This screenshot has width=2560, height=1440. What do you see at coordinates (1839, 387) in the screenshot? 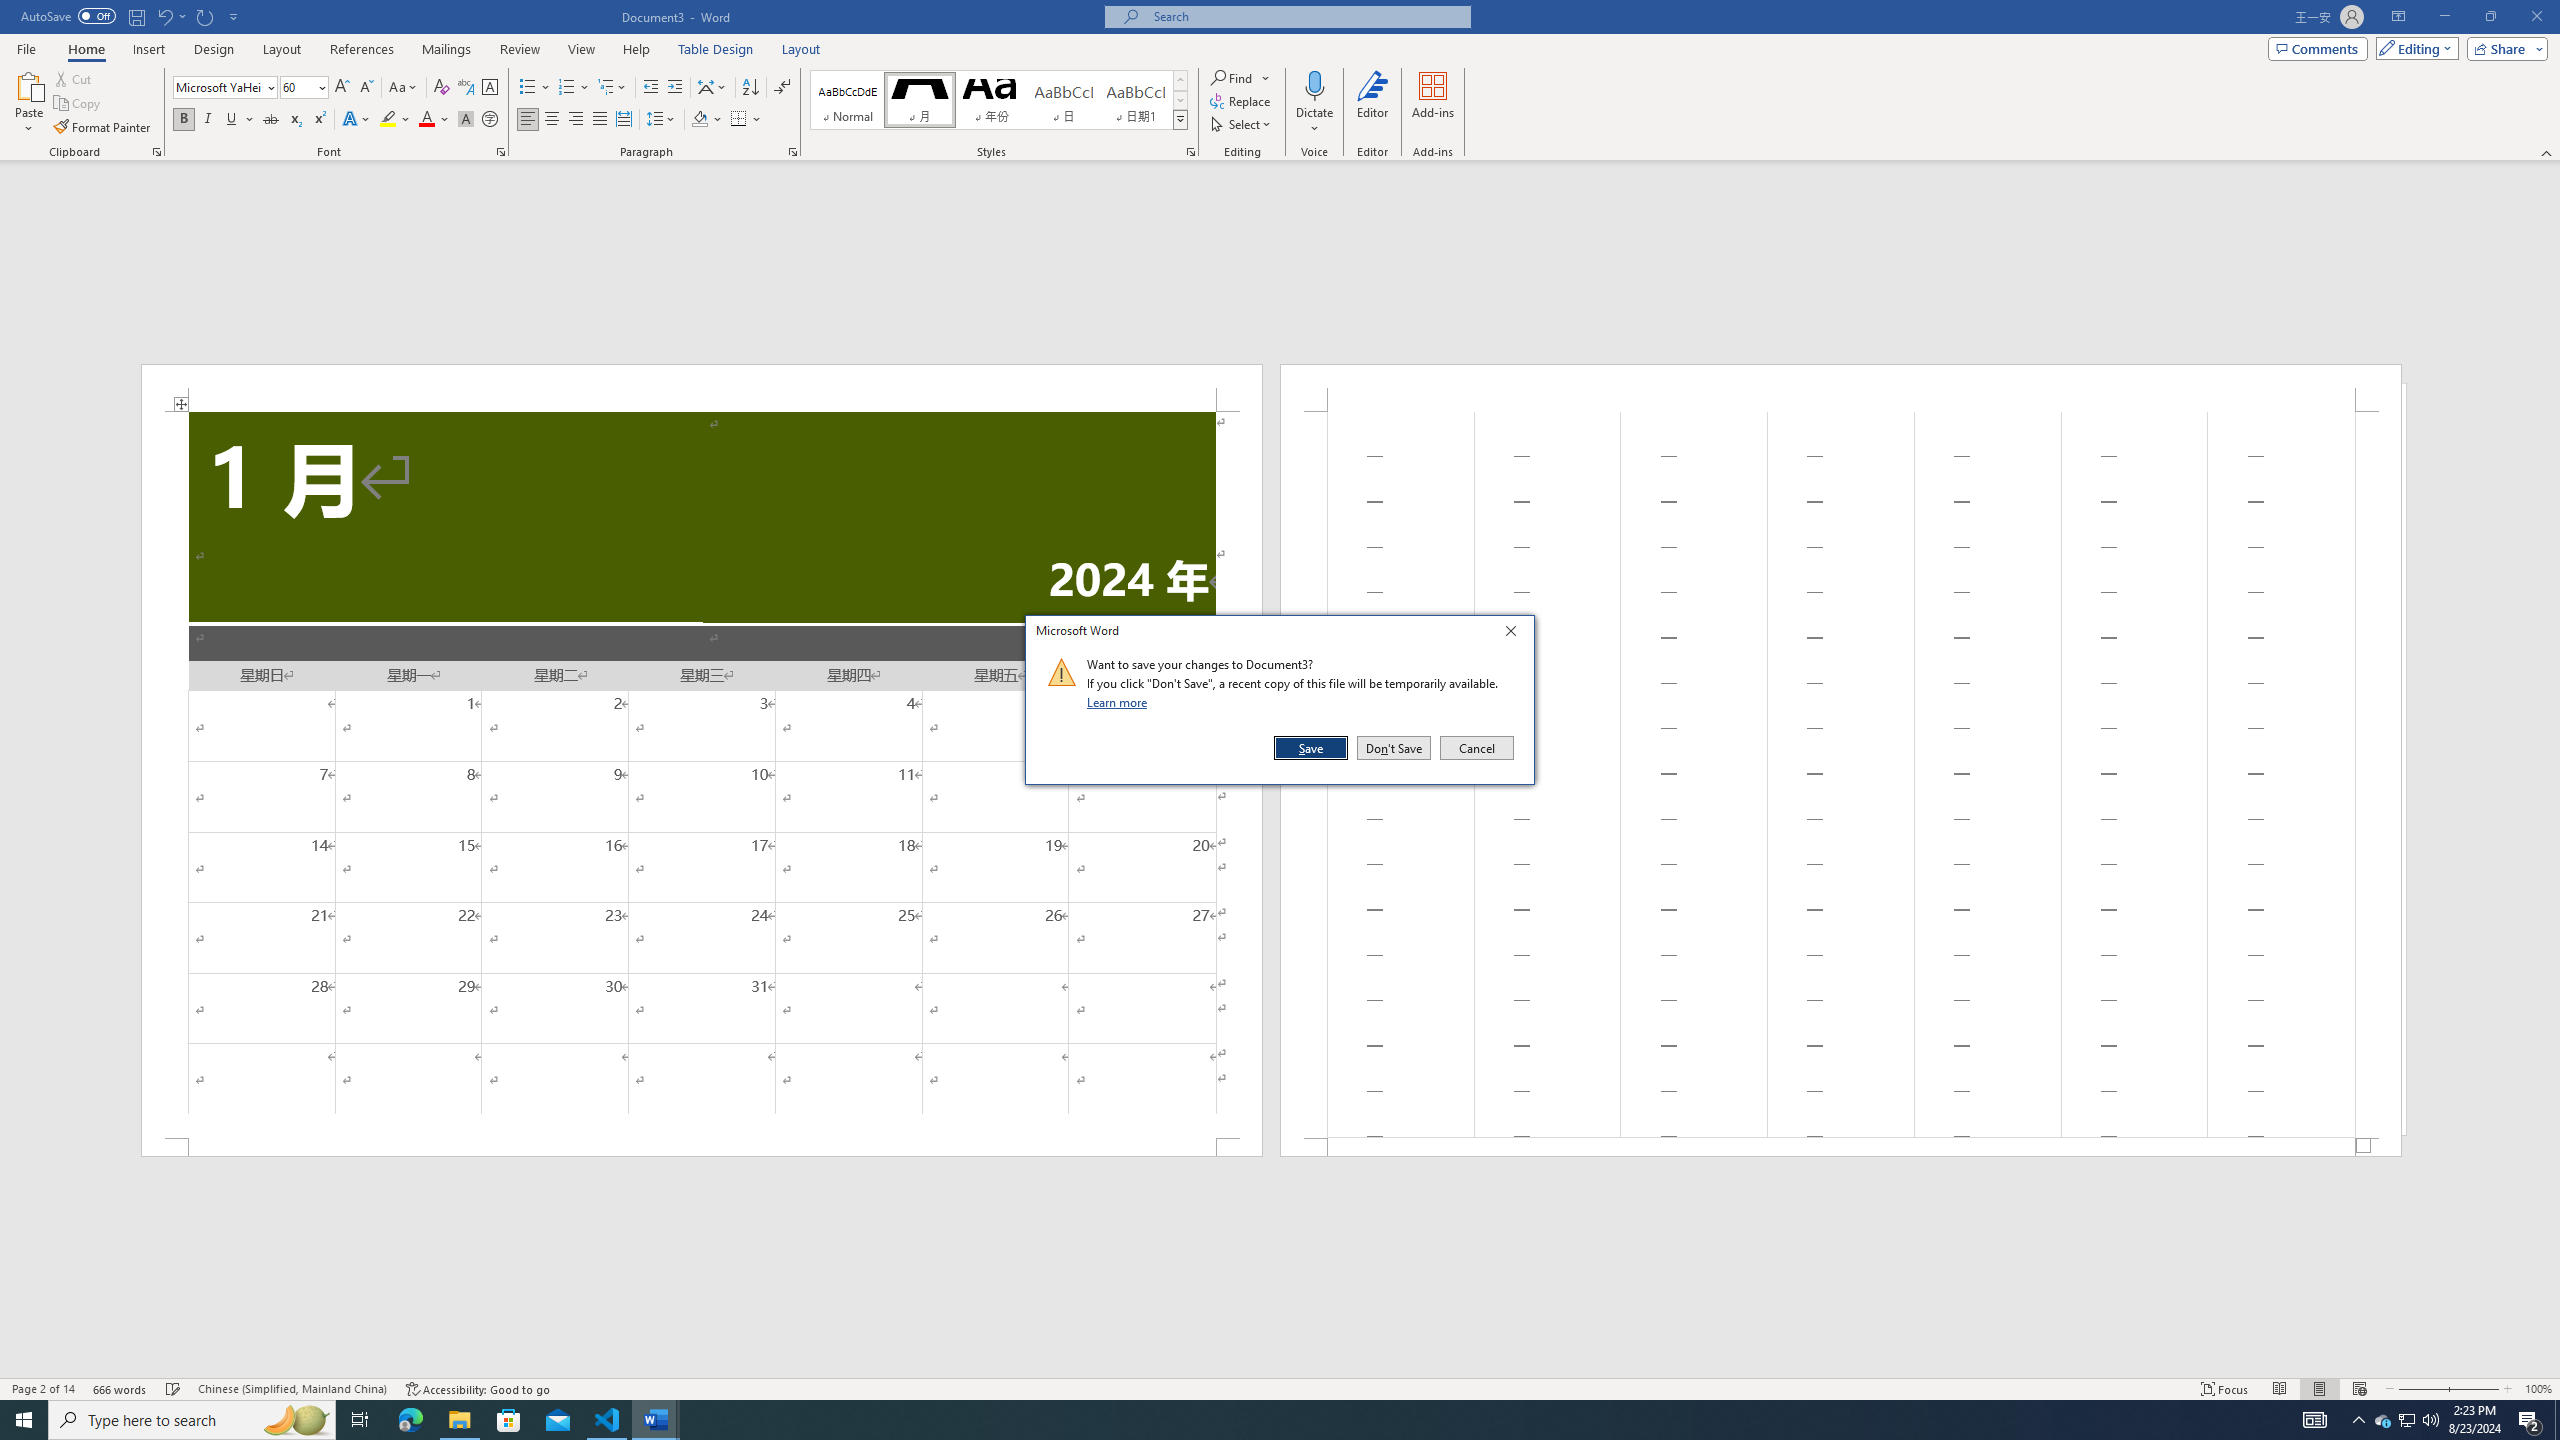
I see `'Header -Section 1-'` at bounding box center [1839, 387].